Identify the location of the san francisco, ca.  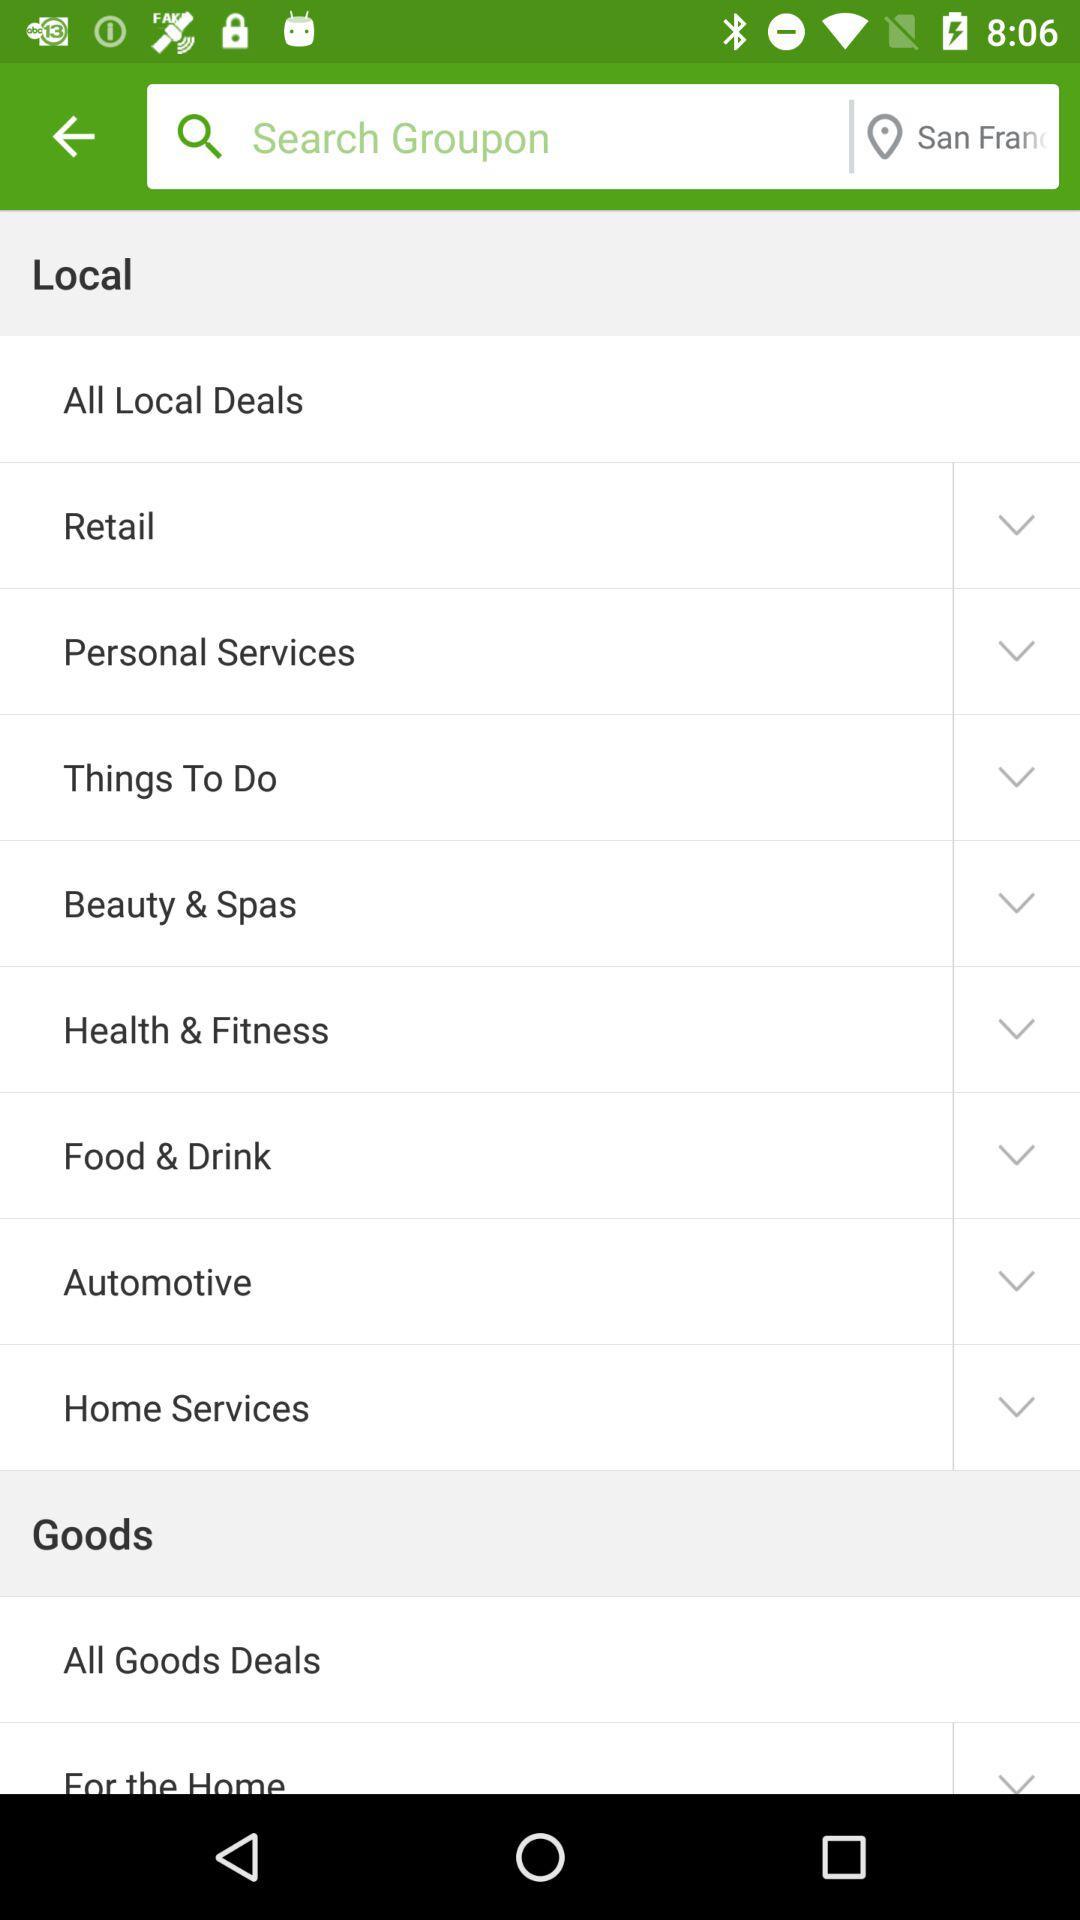
(981, 135).